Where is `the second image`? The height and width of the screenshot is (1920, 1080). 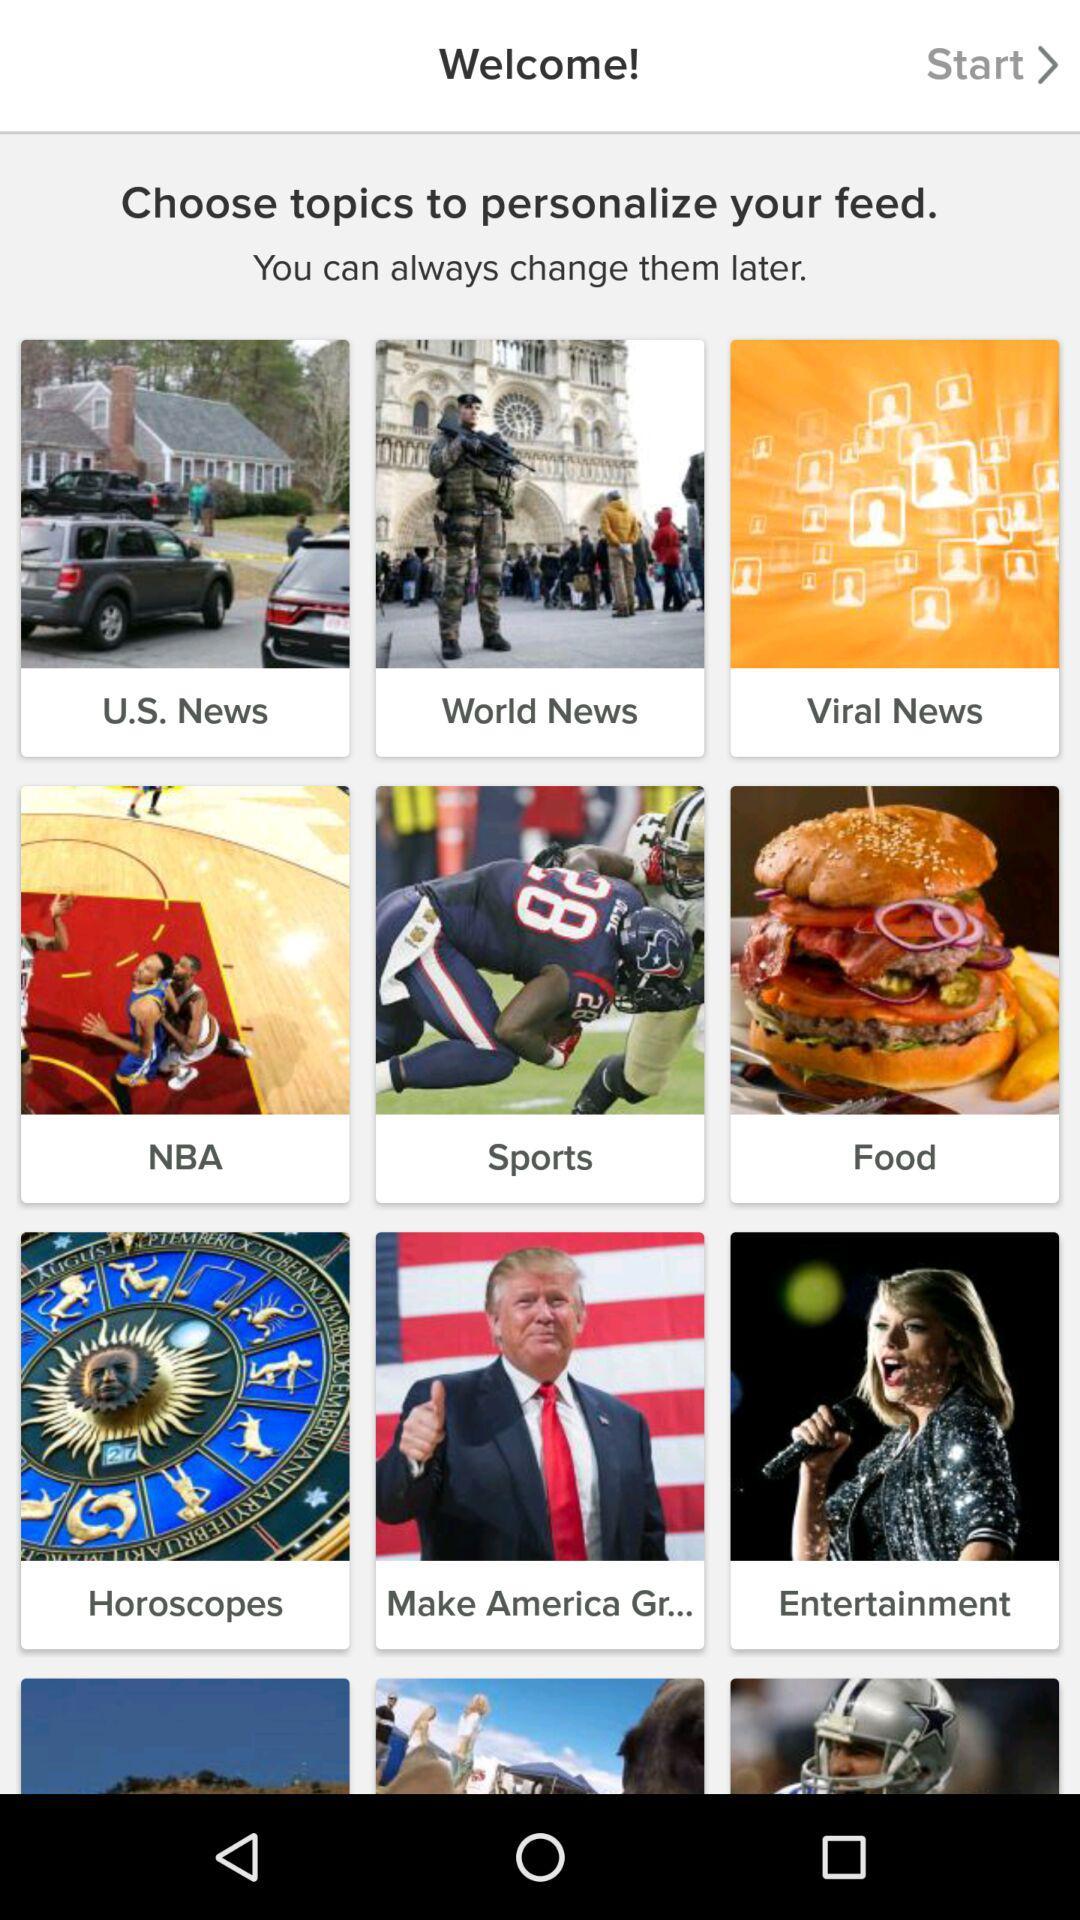
the second image is located at coordinates (540, 504).